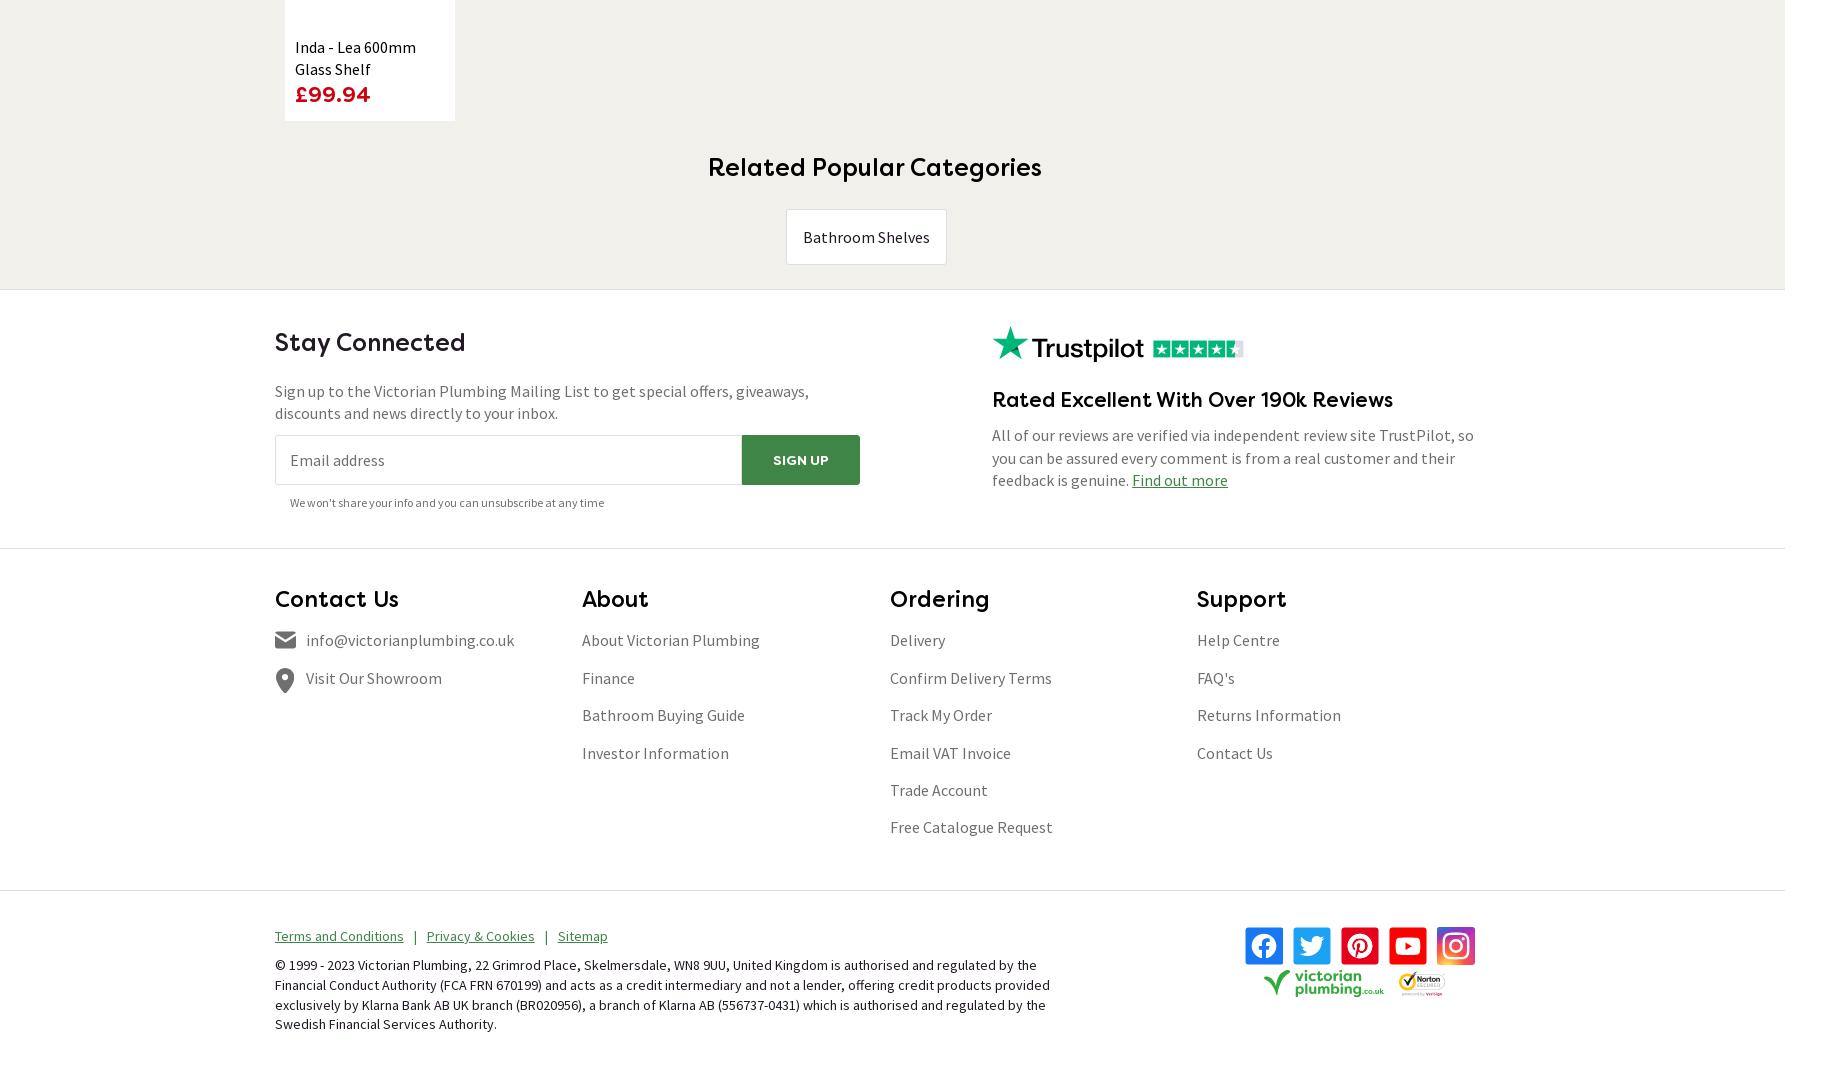  Describe the element at coordinates (916, 640) in the screenshot. I see `'Delivery'` at that location.